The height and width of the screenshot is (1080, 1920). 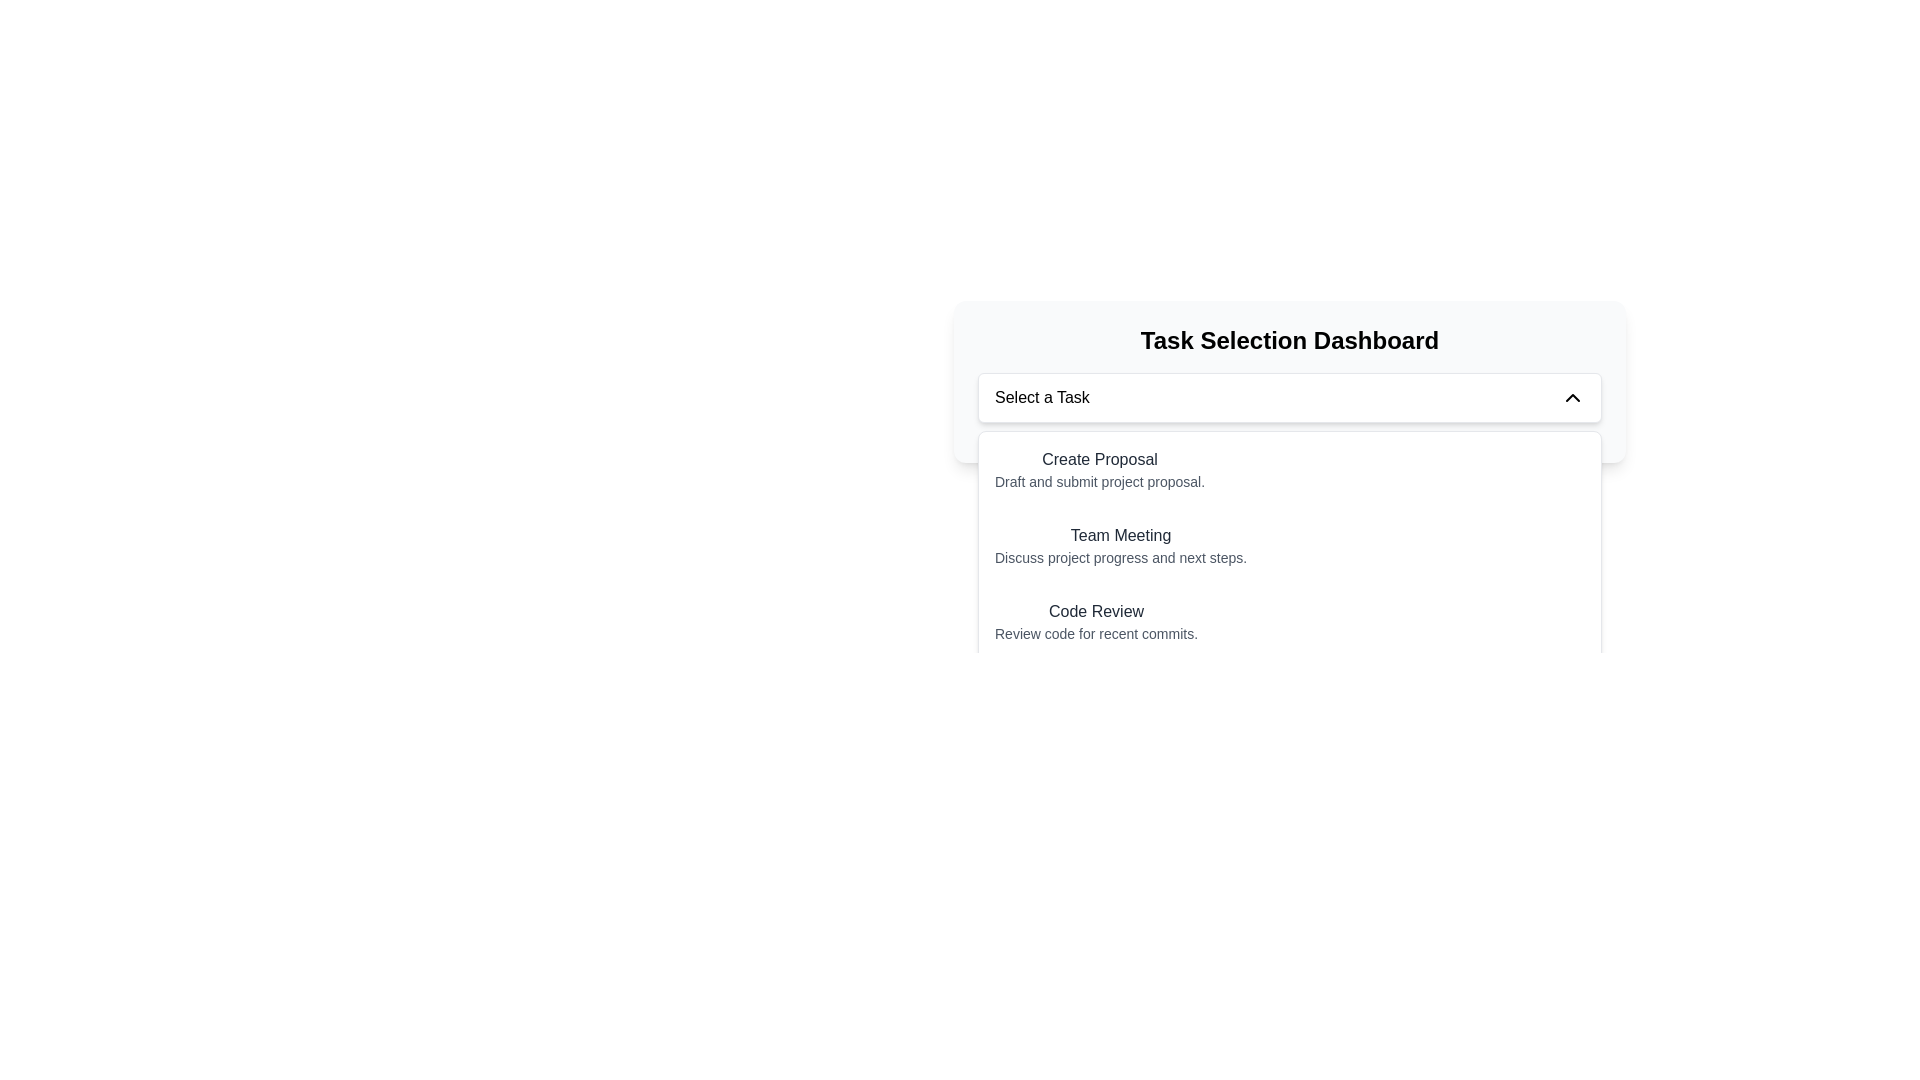 What do you see at coordinates (1290, 381) in the screenshot?
I see `the dropdown control located centrally within the task selection interface` at bounding box center [1290, 381].